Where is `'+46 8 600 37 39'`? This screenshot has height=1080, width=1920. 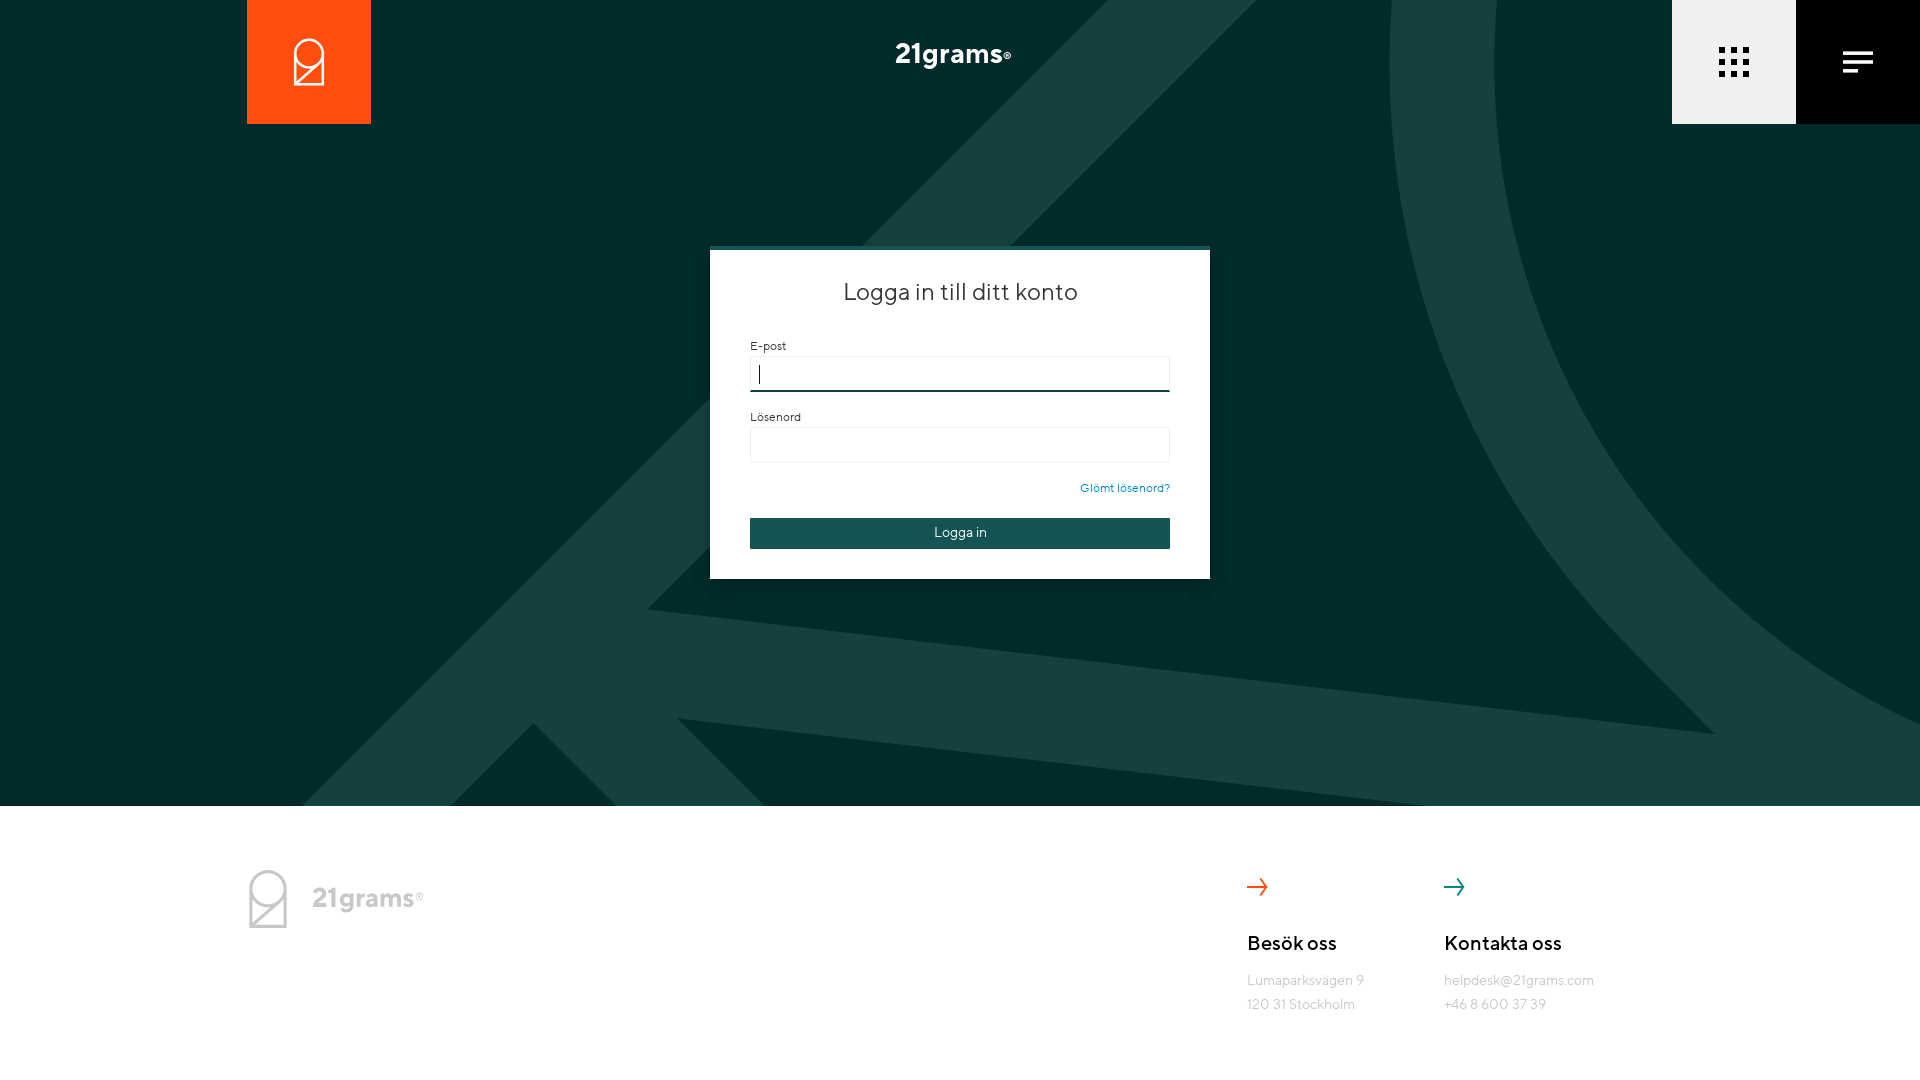 '+46 8 600 37 39' is located at coordinates (1494, 1004).